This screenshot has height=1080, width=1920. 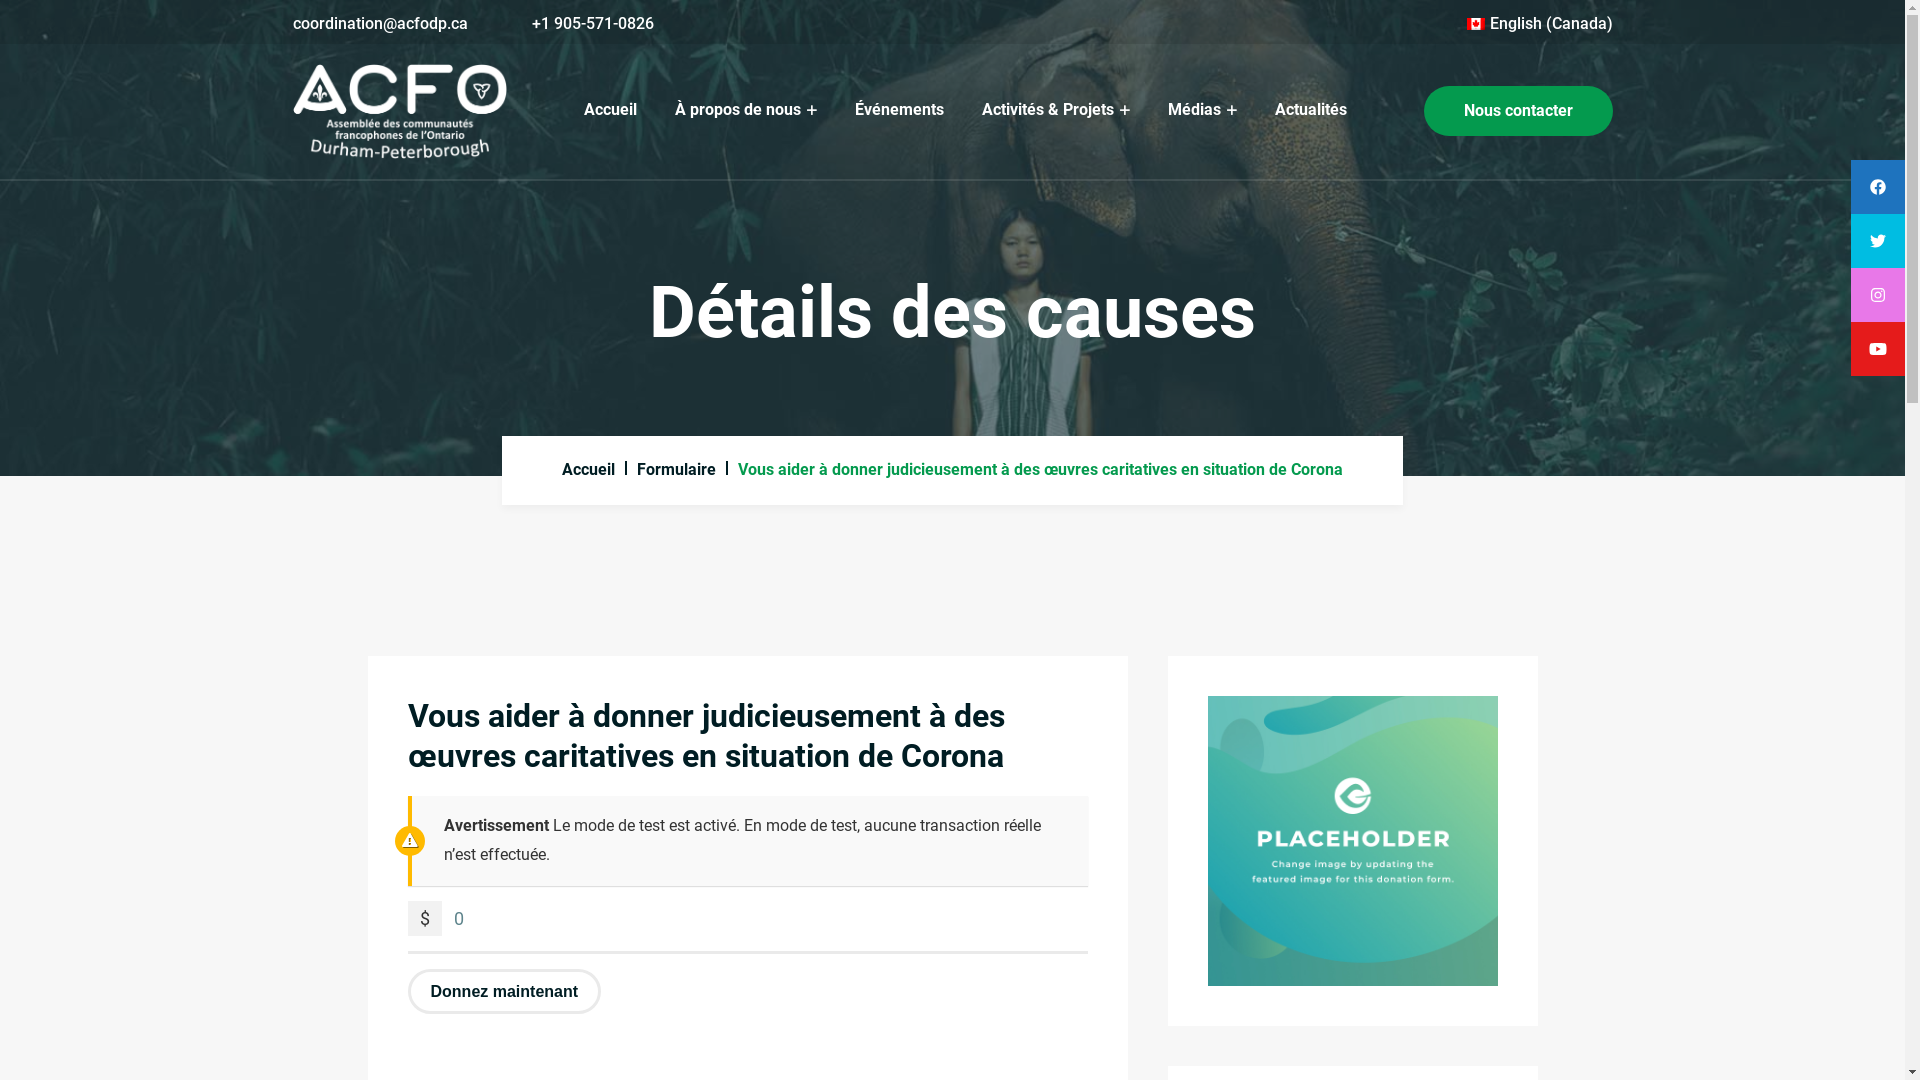 What do you see at coordinates (1465, 23) in the screenshot?
I see `'English (Canada)'` at bounding box center [1465, 23].